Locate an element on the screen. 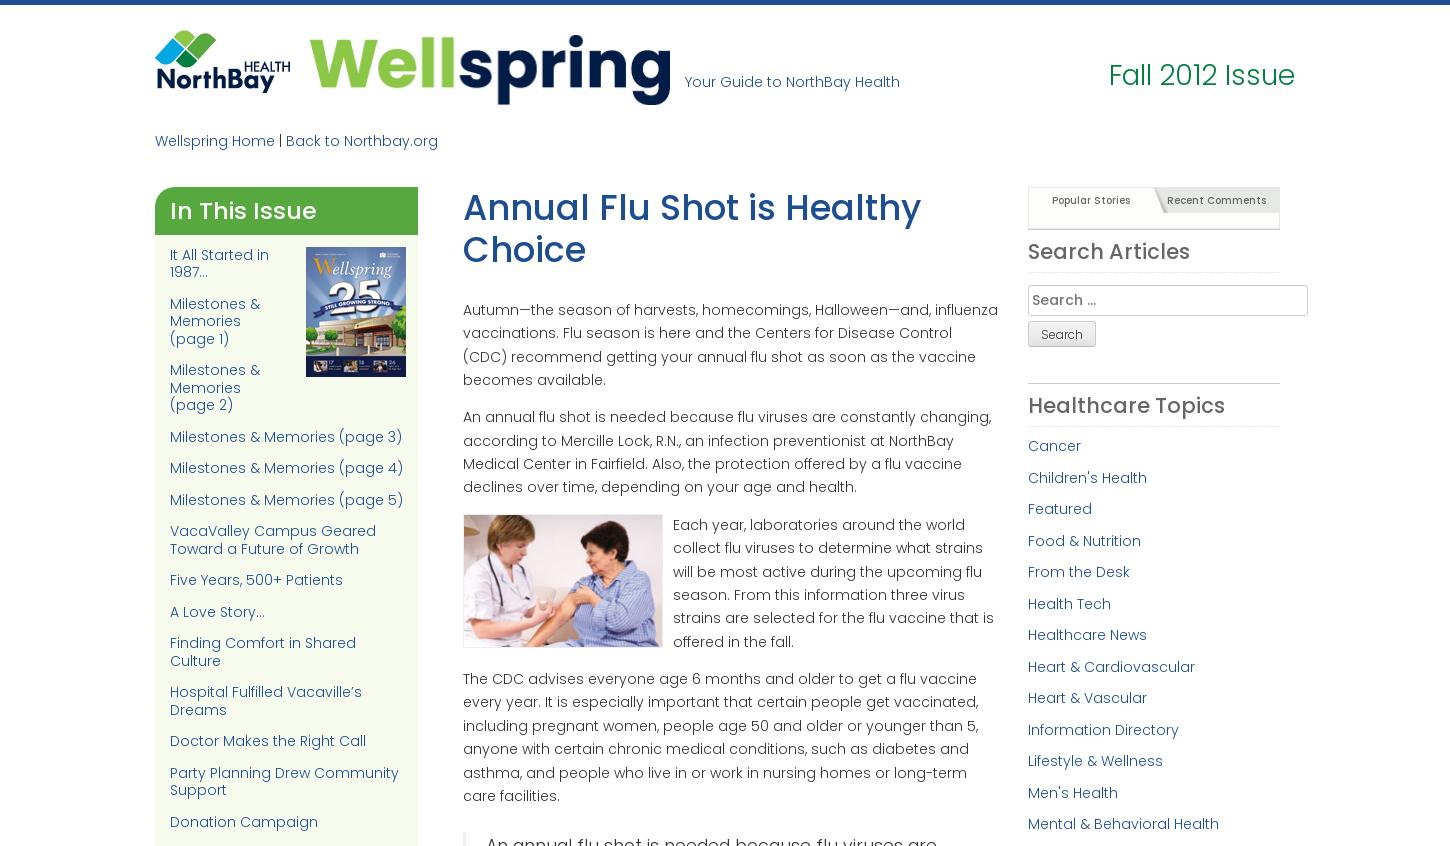 The image size is (1450, 846). 'Health Tech' is located at coordinates (1068, 602).